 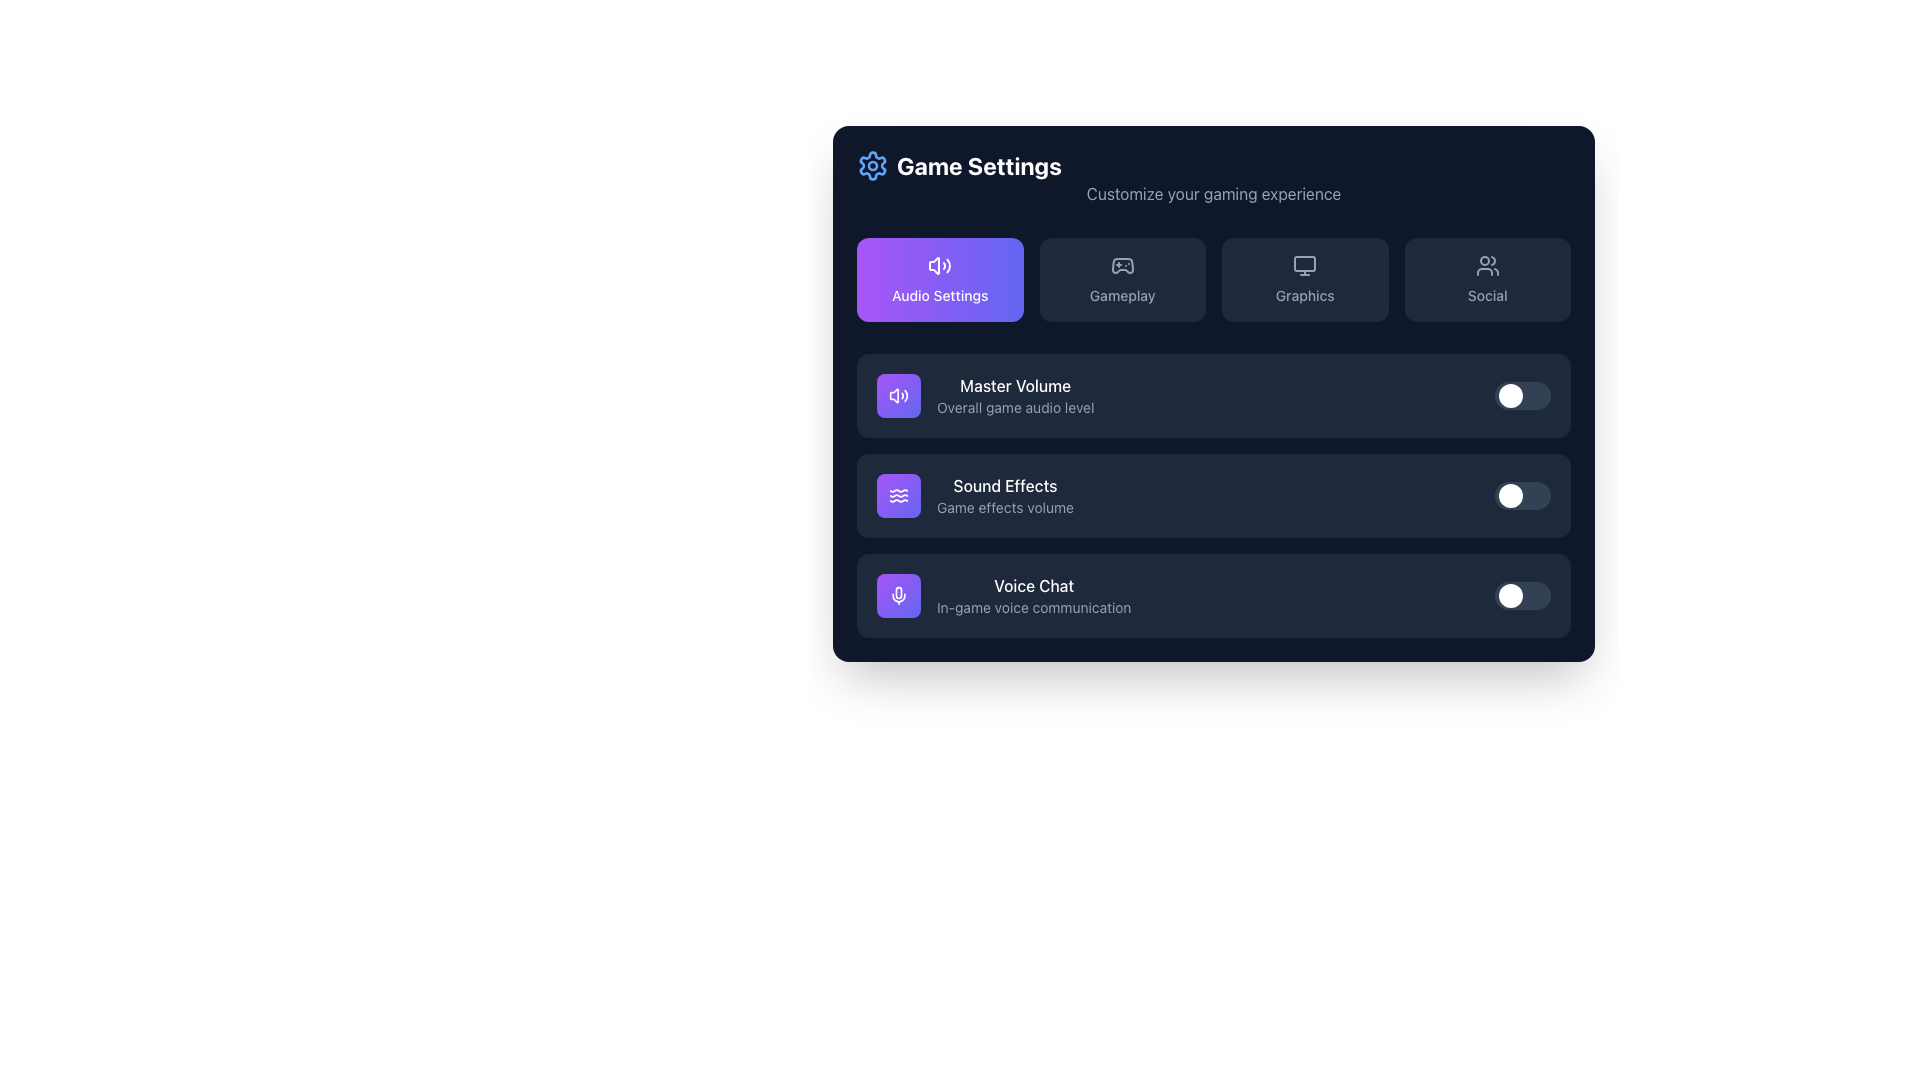 What do you see at coordinates (1213, 595) in the screenshot?
I see `the toggle in the Setting Toggle Row labeled 'Voice Chat'` at bounding box center [1213, 595].